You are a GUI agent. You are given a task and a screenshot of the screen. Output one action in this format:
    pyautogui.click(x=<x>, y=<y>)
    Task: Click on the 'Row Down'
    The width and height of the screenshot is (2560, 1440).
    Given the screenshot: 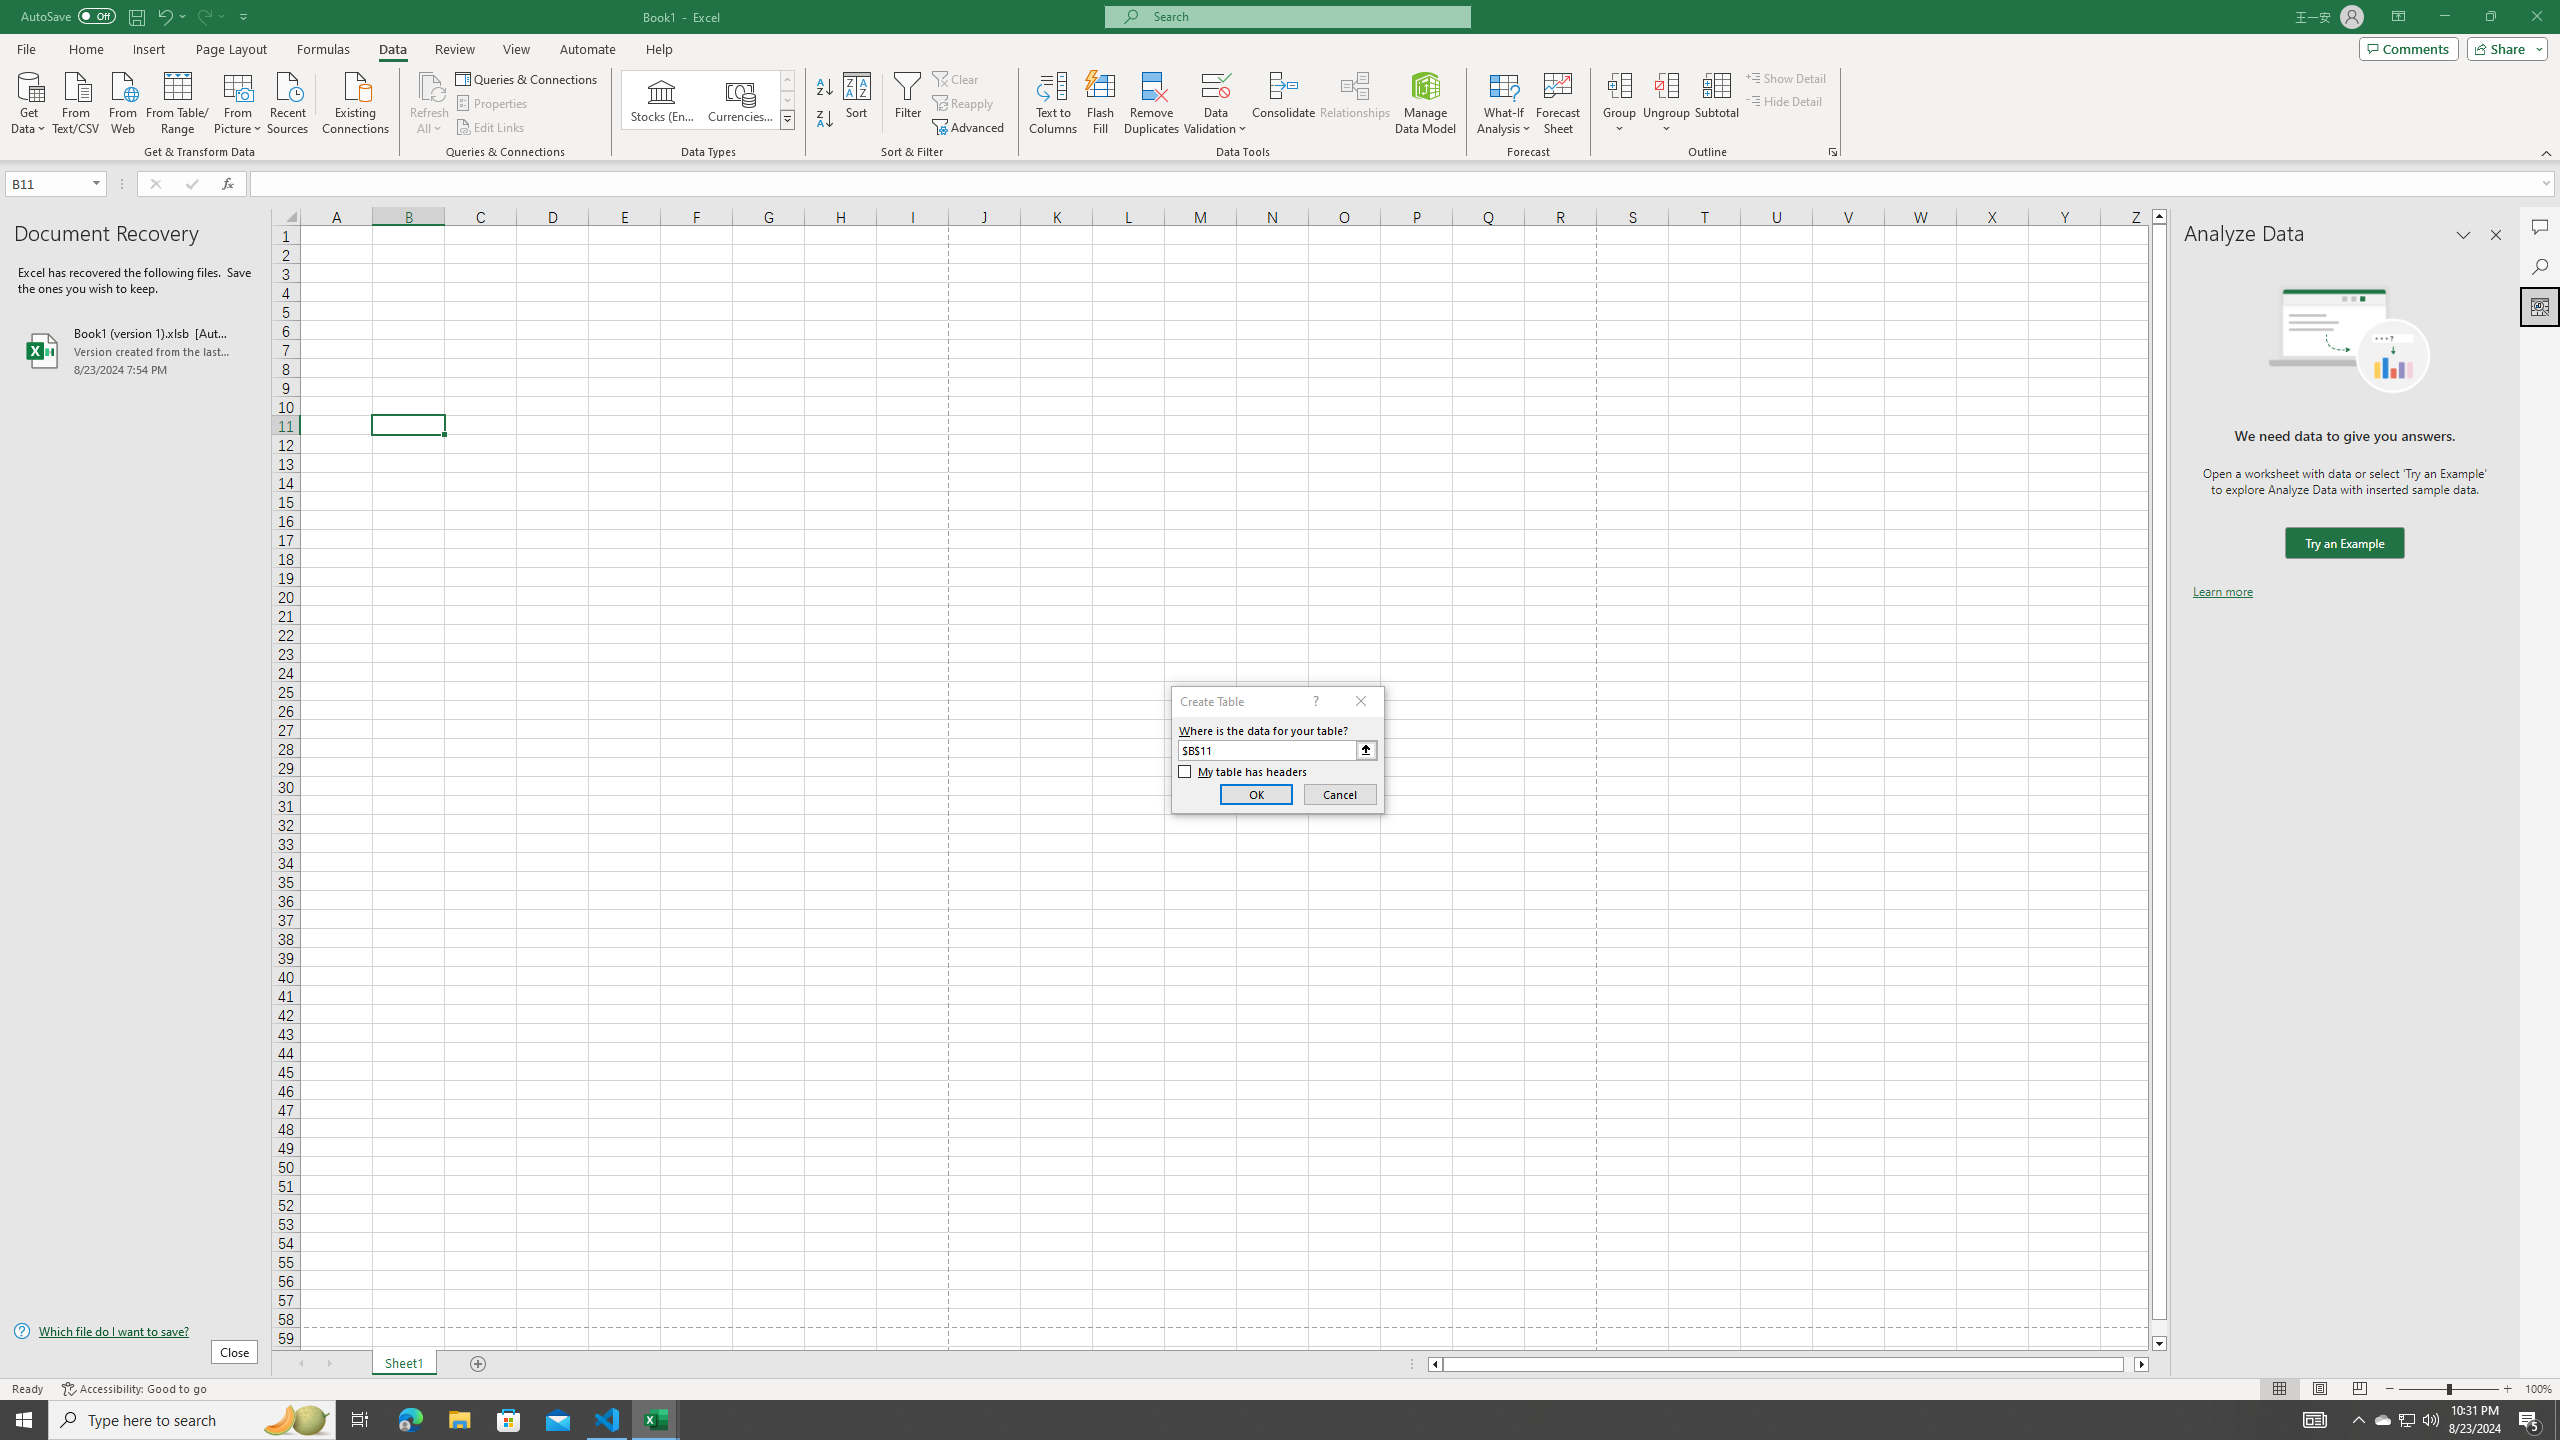 What is the action you would take?
    pyautogui.click(x=787, y=99)
    